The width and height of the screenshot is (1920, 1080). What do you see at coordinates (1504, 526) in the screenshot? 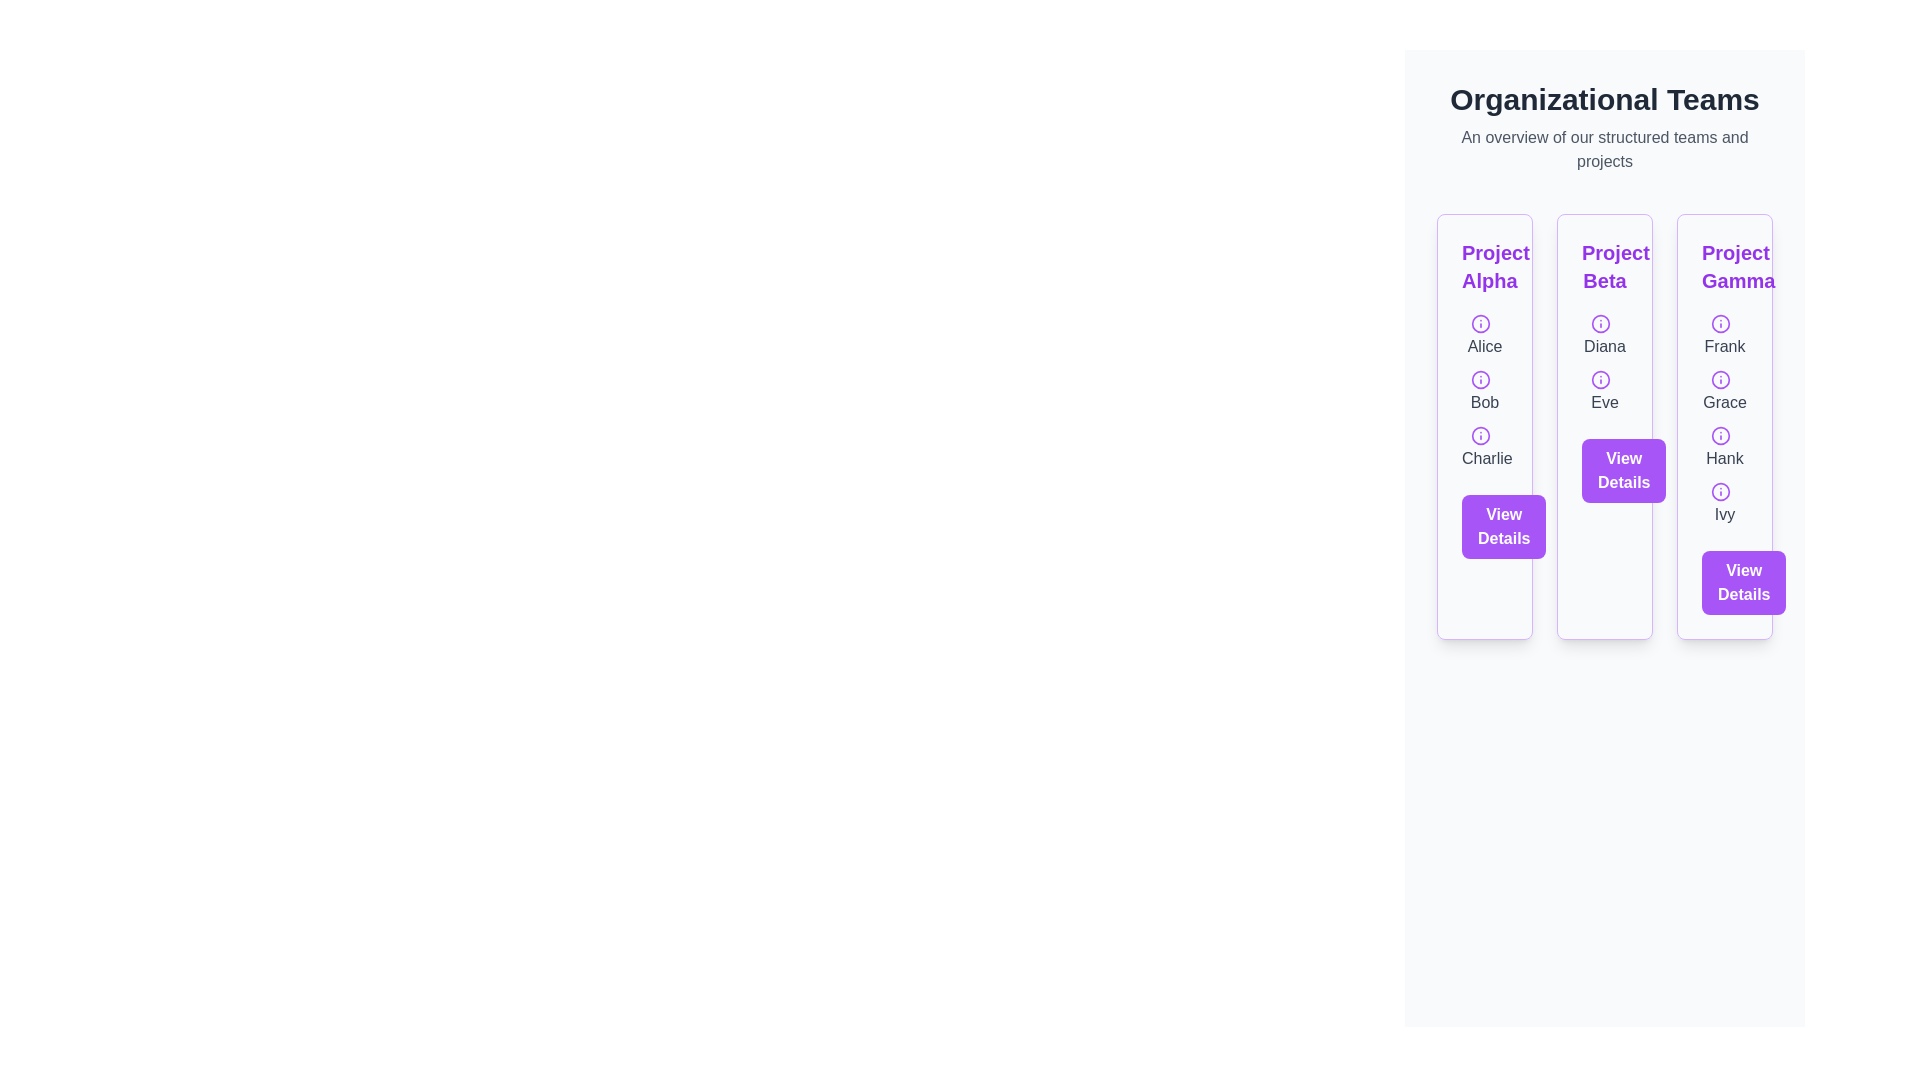
I see `the button located at the bottom of the 'Project Alpha' card` at bounding box center [1504, 526].